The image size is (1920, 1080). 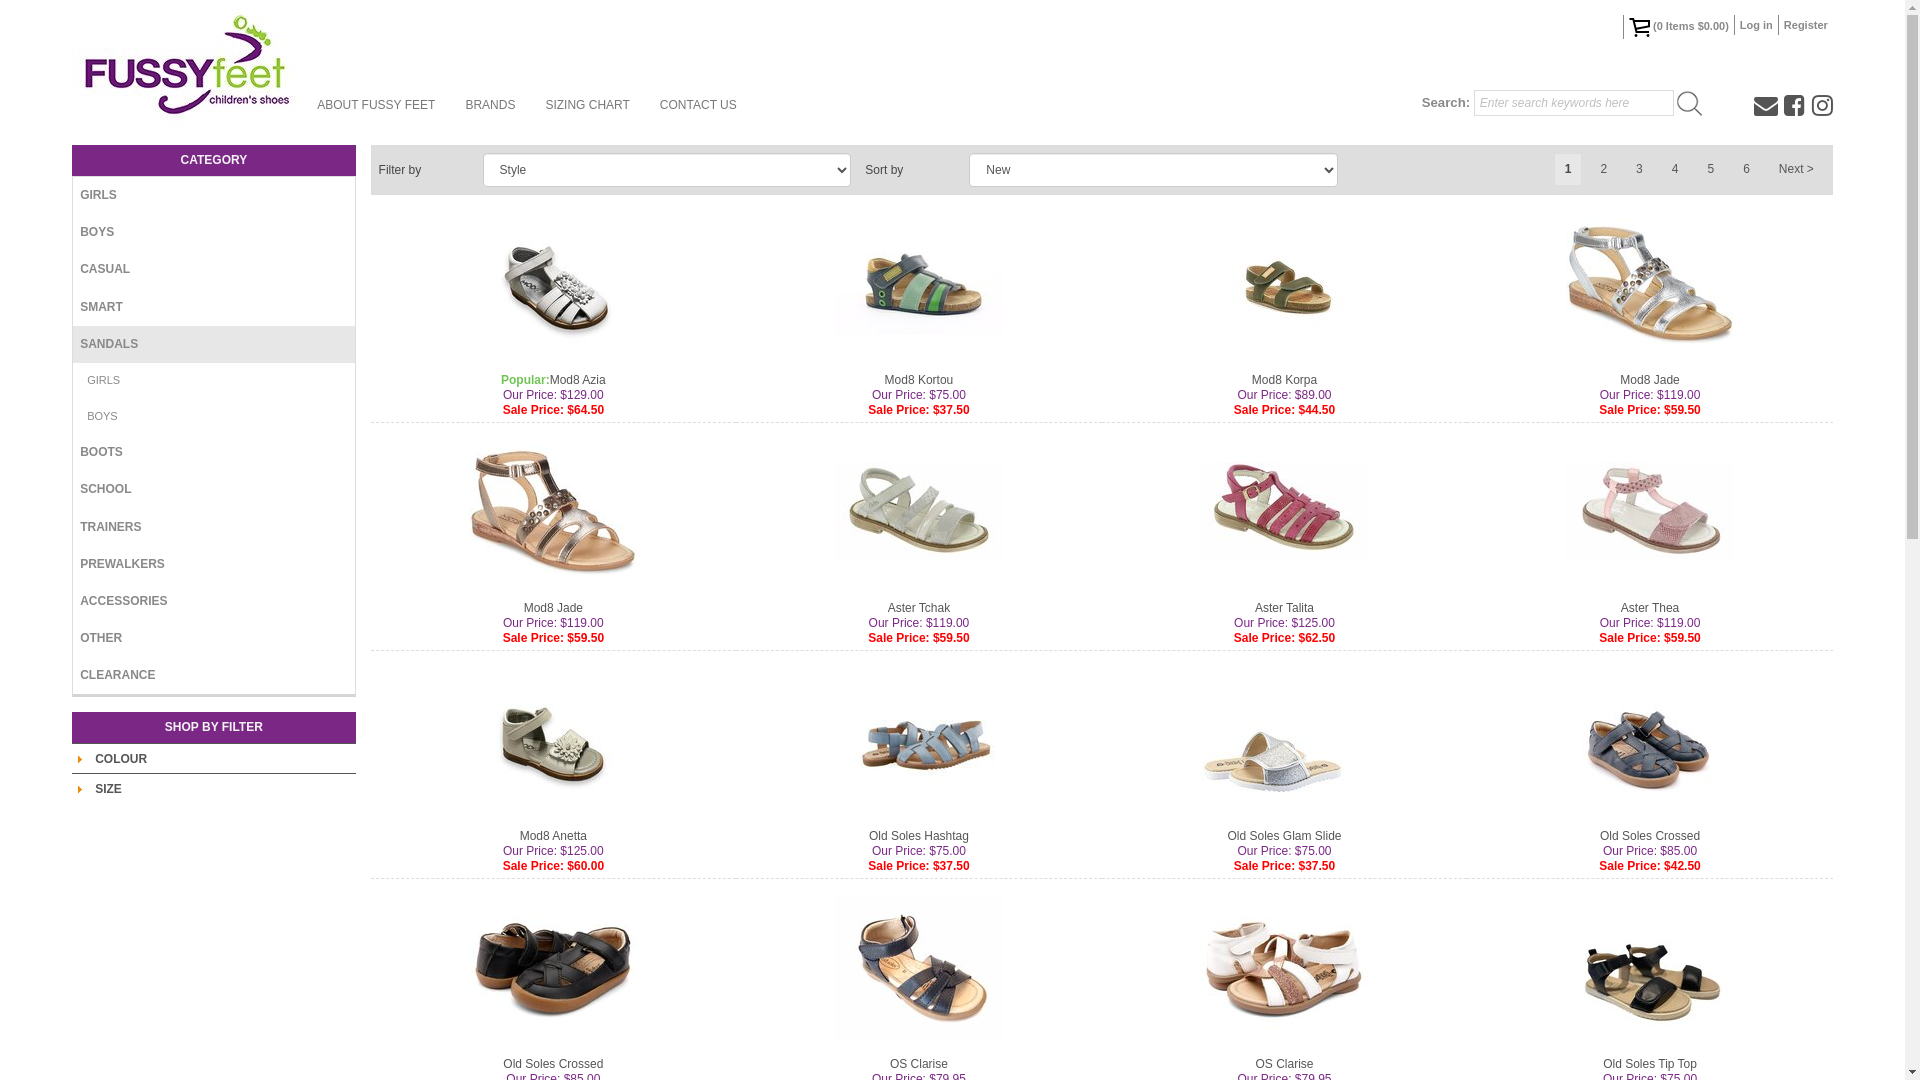 What do you see at coordinates (917, 740) in the screenshot?
I see `'Old Soles Hashtag-sandals-Fussy Feet - Childrens Shoes'` at bounding box center [917, 740].